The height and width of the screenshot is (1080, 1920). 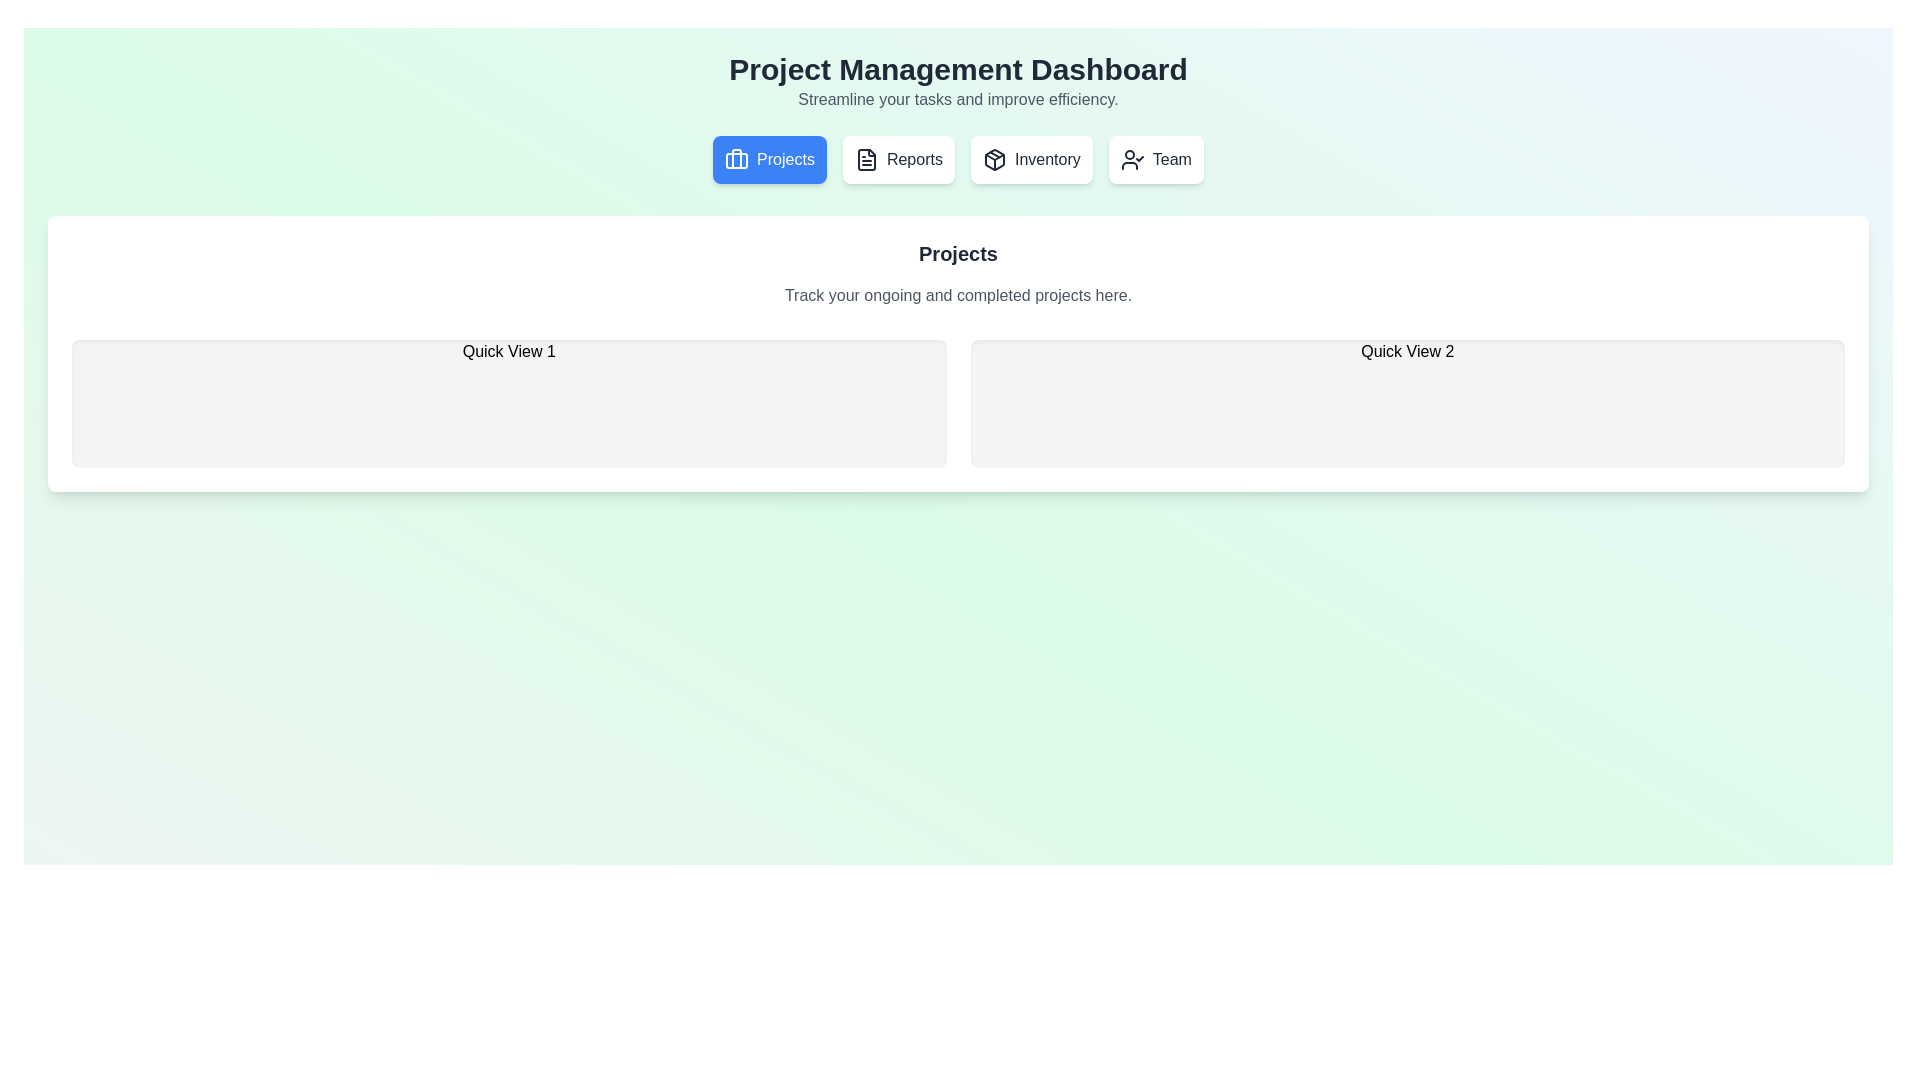 I want to click on the text label that provides a supporting descriptive subtitle for the 'Project Management Dashboard' heading, positioned directly below it, so click(x=957, y=100).